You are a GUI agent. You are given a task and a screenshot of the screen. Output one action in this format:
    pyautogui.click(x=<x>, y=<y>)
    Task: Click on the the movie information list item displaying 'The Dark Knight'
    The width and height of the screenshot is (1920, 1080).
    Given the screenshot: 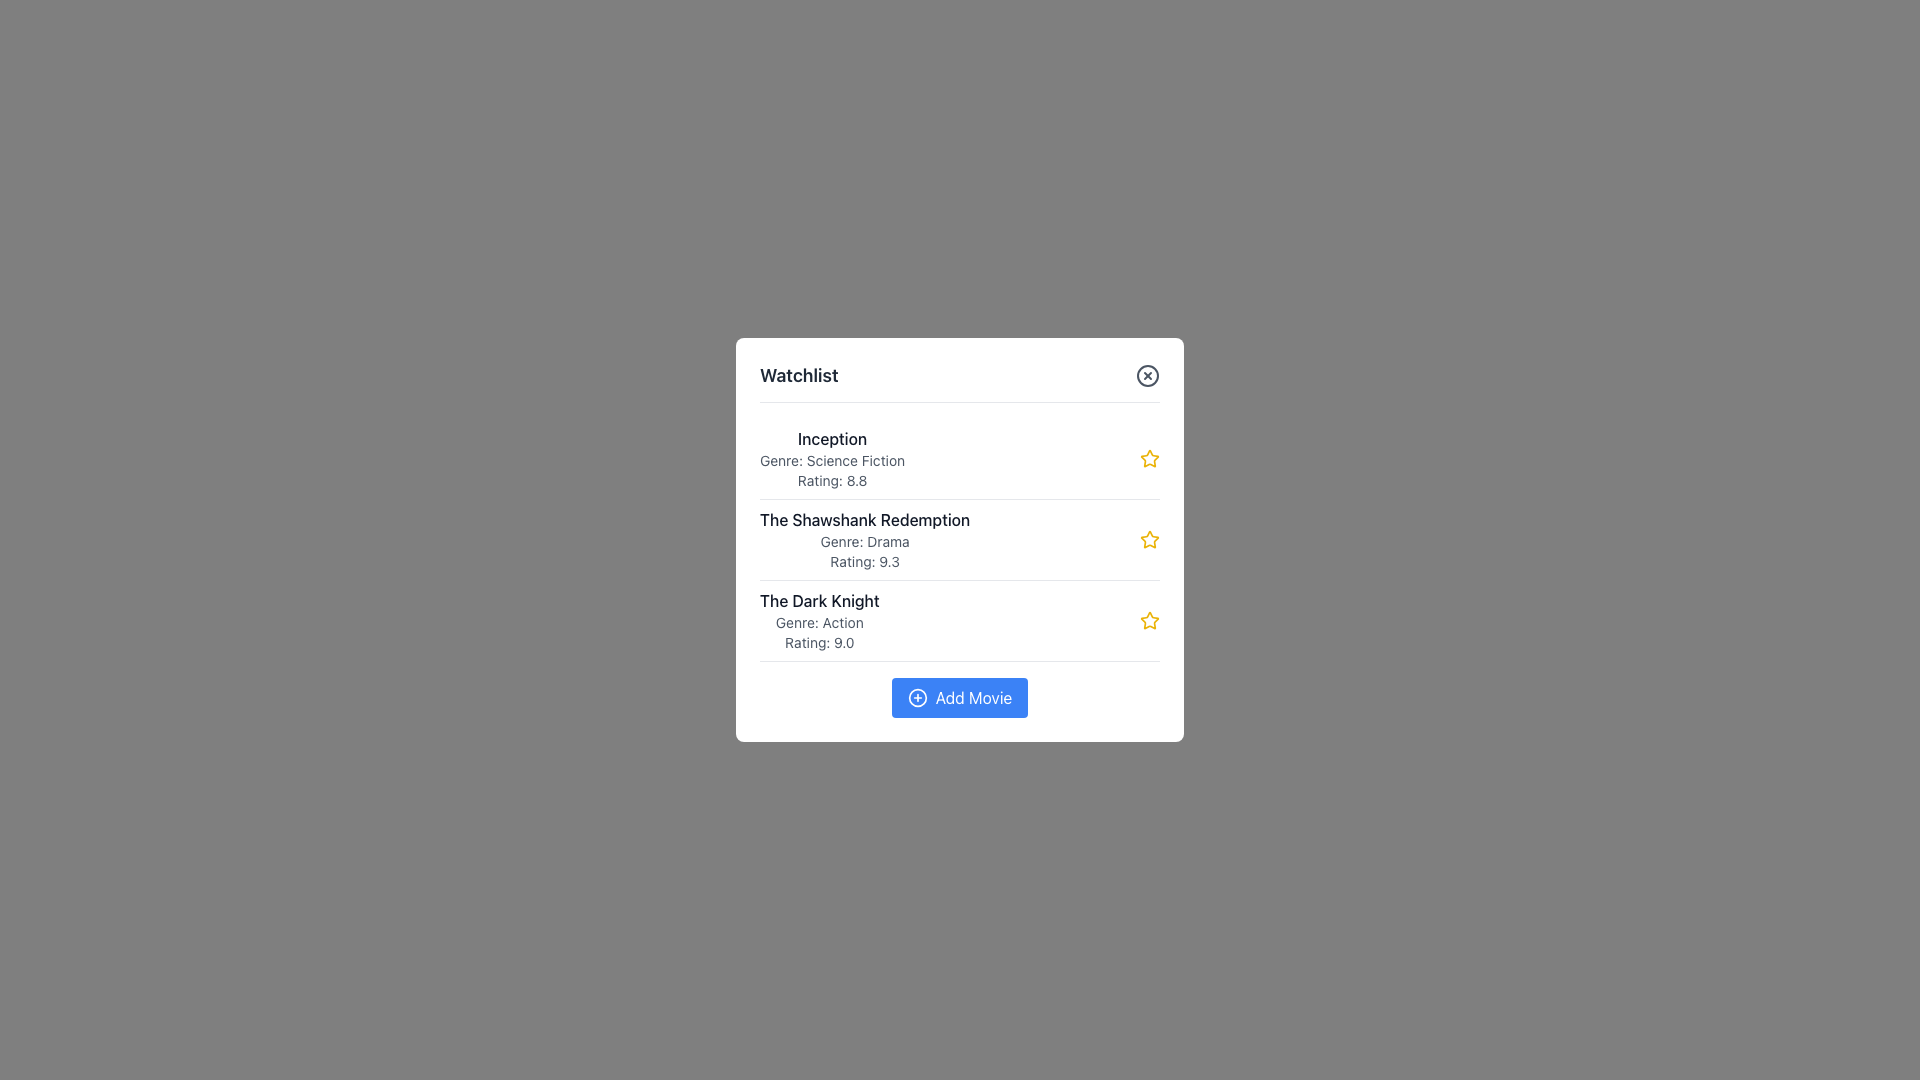 What is the action you would take?
    pyautogui.click(x=960, y=620)
    